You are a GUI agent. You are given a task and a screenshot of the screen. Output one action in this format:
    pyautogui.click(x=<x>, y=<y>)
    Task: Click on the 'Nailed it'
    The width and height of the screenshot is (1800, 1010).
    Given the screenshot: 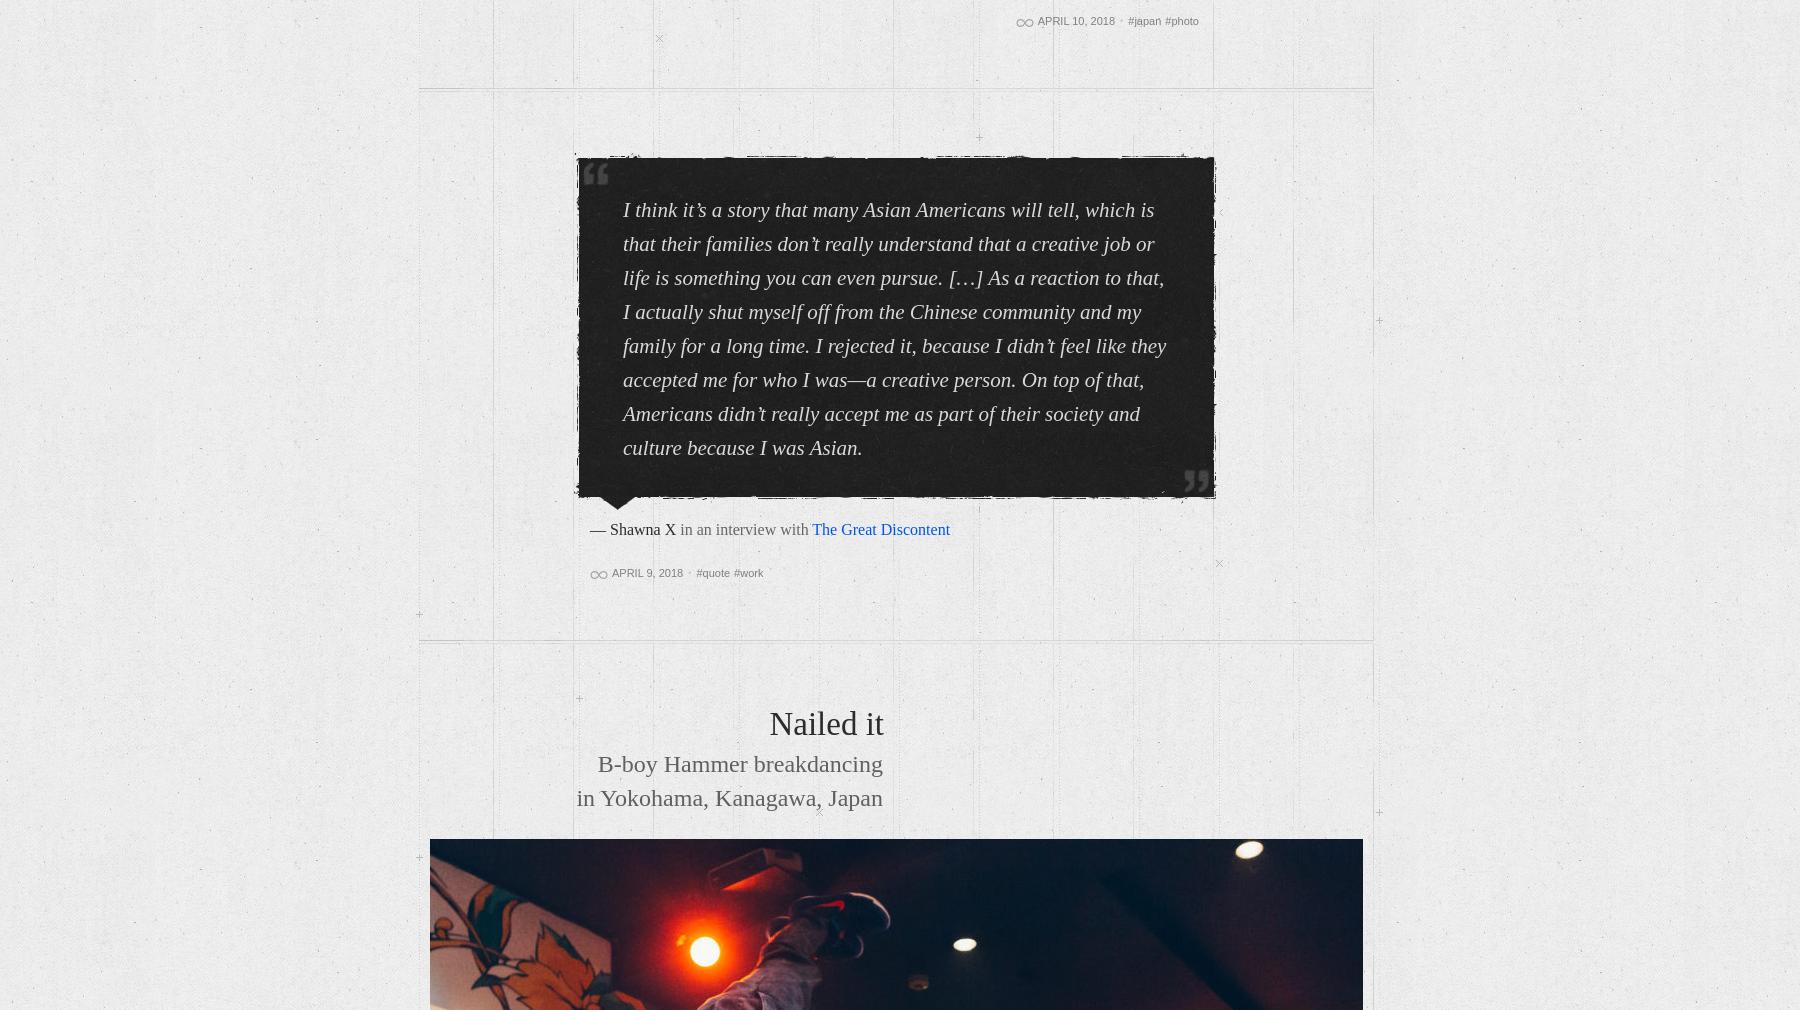 What is the action you would take?
    pyautogui.click(x=767, y=722)
    